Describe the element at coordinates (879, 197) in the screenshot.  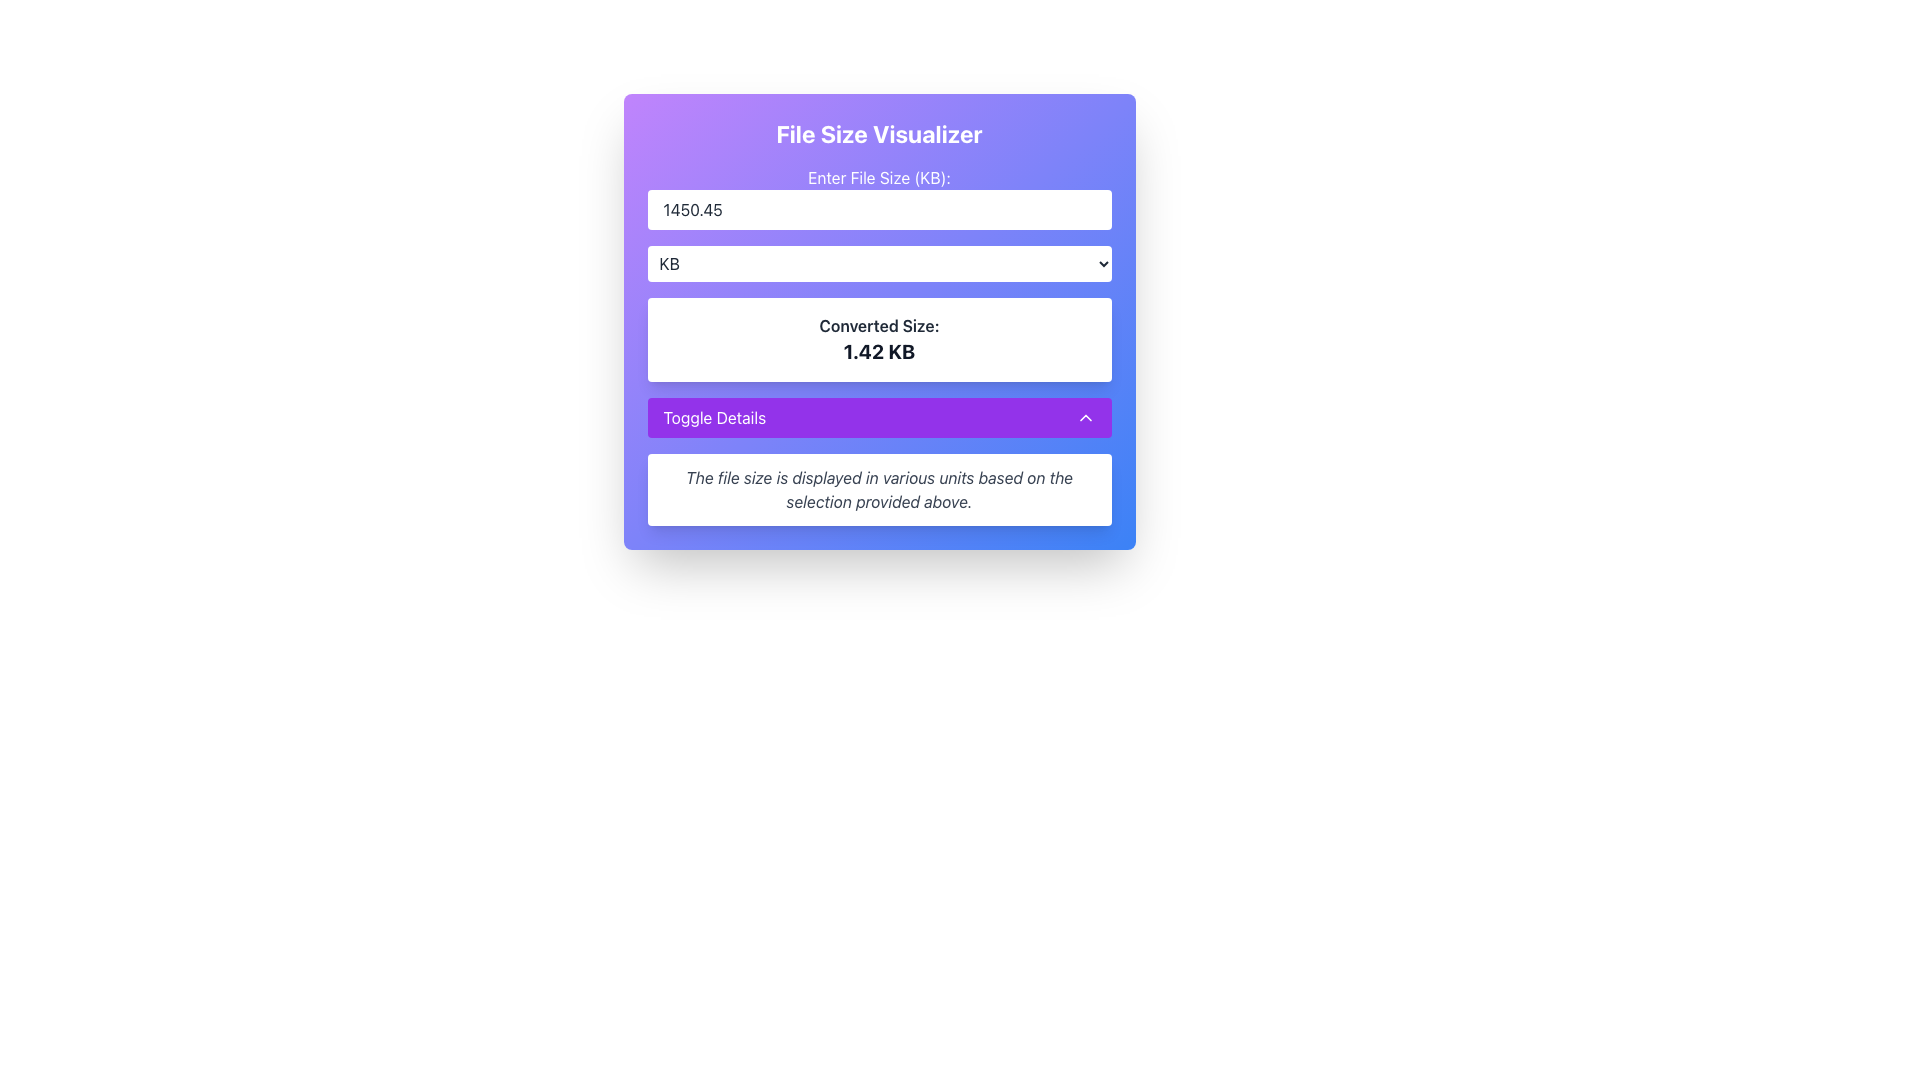
I see `the input field labeled 'Enter File Size (KB):' to focus on it for user input` at that location.